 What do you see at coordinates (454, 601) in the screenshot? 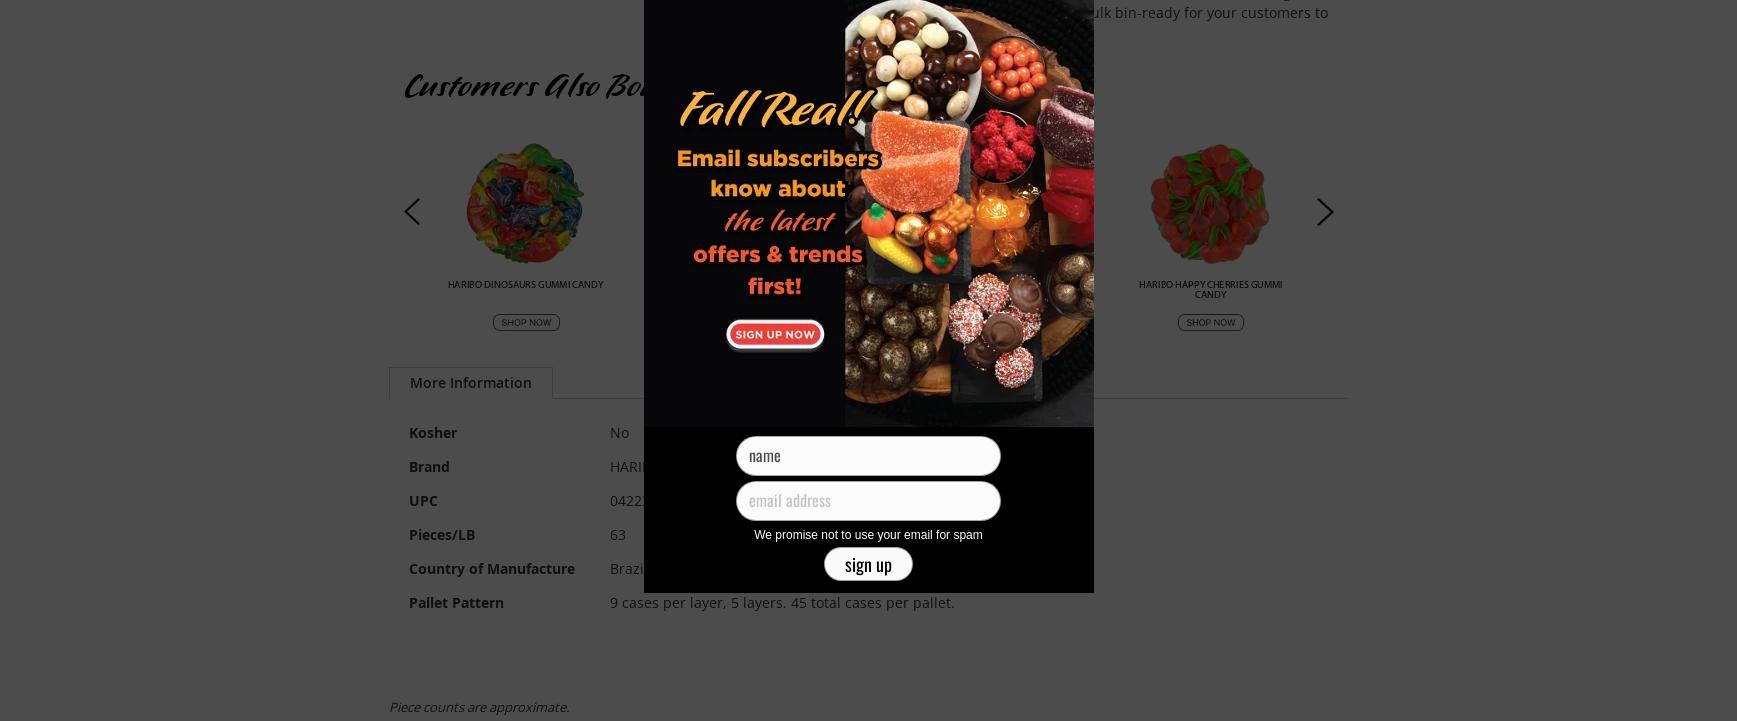
I see `'Pallet Pattern'` at bounding box center [454, 601].